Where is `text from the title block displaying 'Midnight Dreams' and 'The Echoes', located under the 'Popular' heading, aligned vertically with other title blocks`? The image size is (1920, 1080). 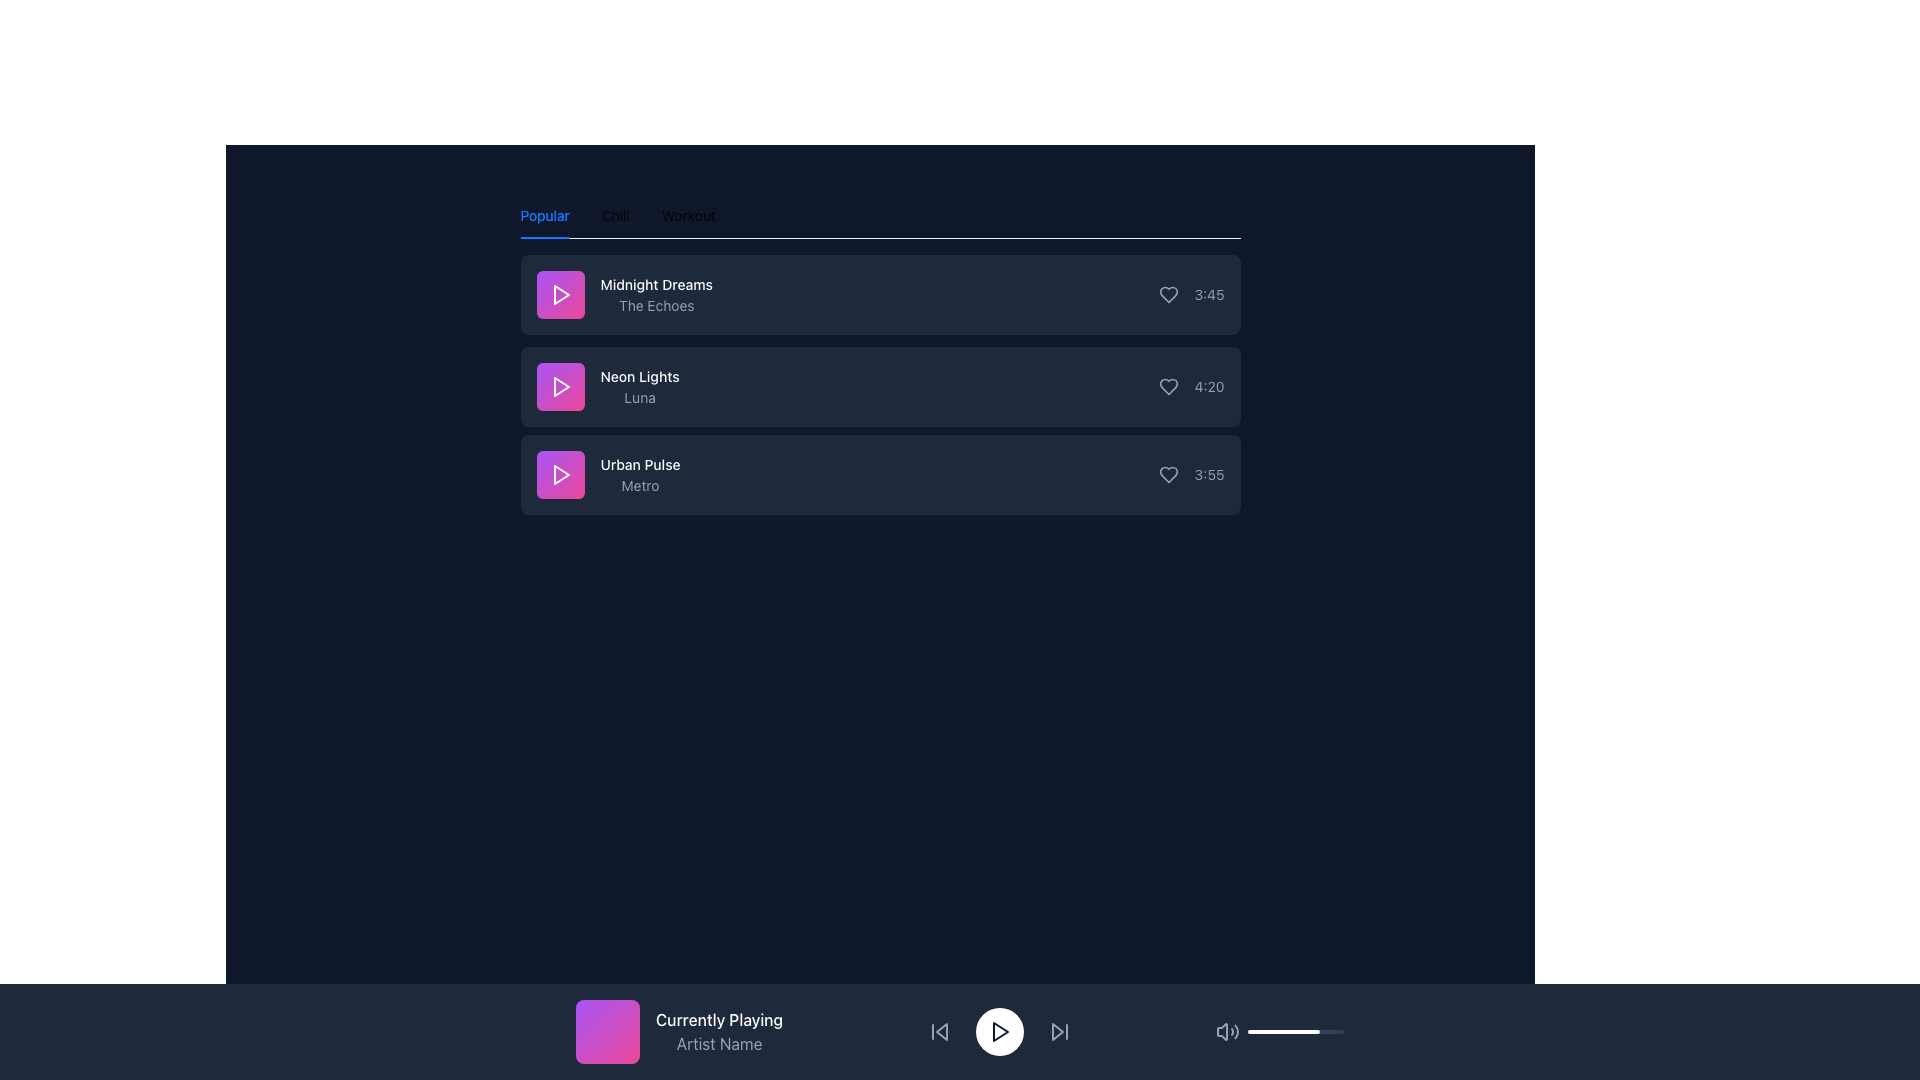
text from the title block displaying 'Midnight Dreams' and 'The Echoes', located under the 'Popular' heading, aligned vertically with other title blocks is located at coordinates (656, 294).